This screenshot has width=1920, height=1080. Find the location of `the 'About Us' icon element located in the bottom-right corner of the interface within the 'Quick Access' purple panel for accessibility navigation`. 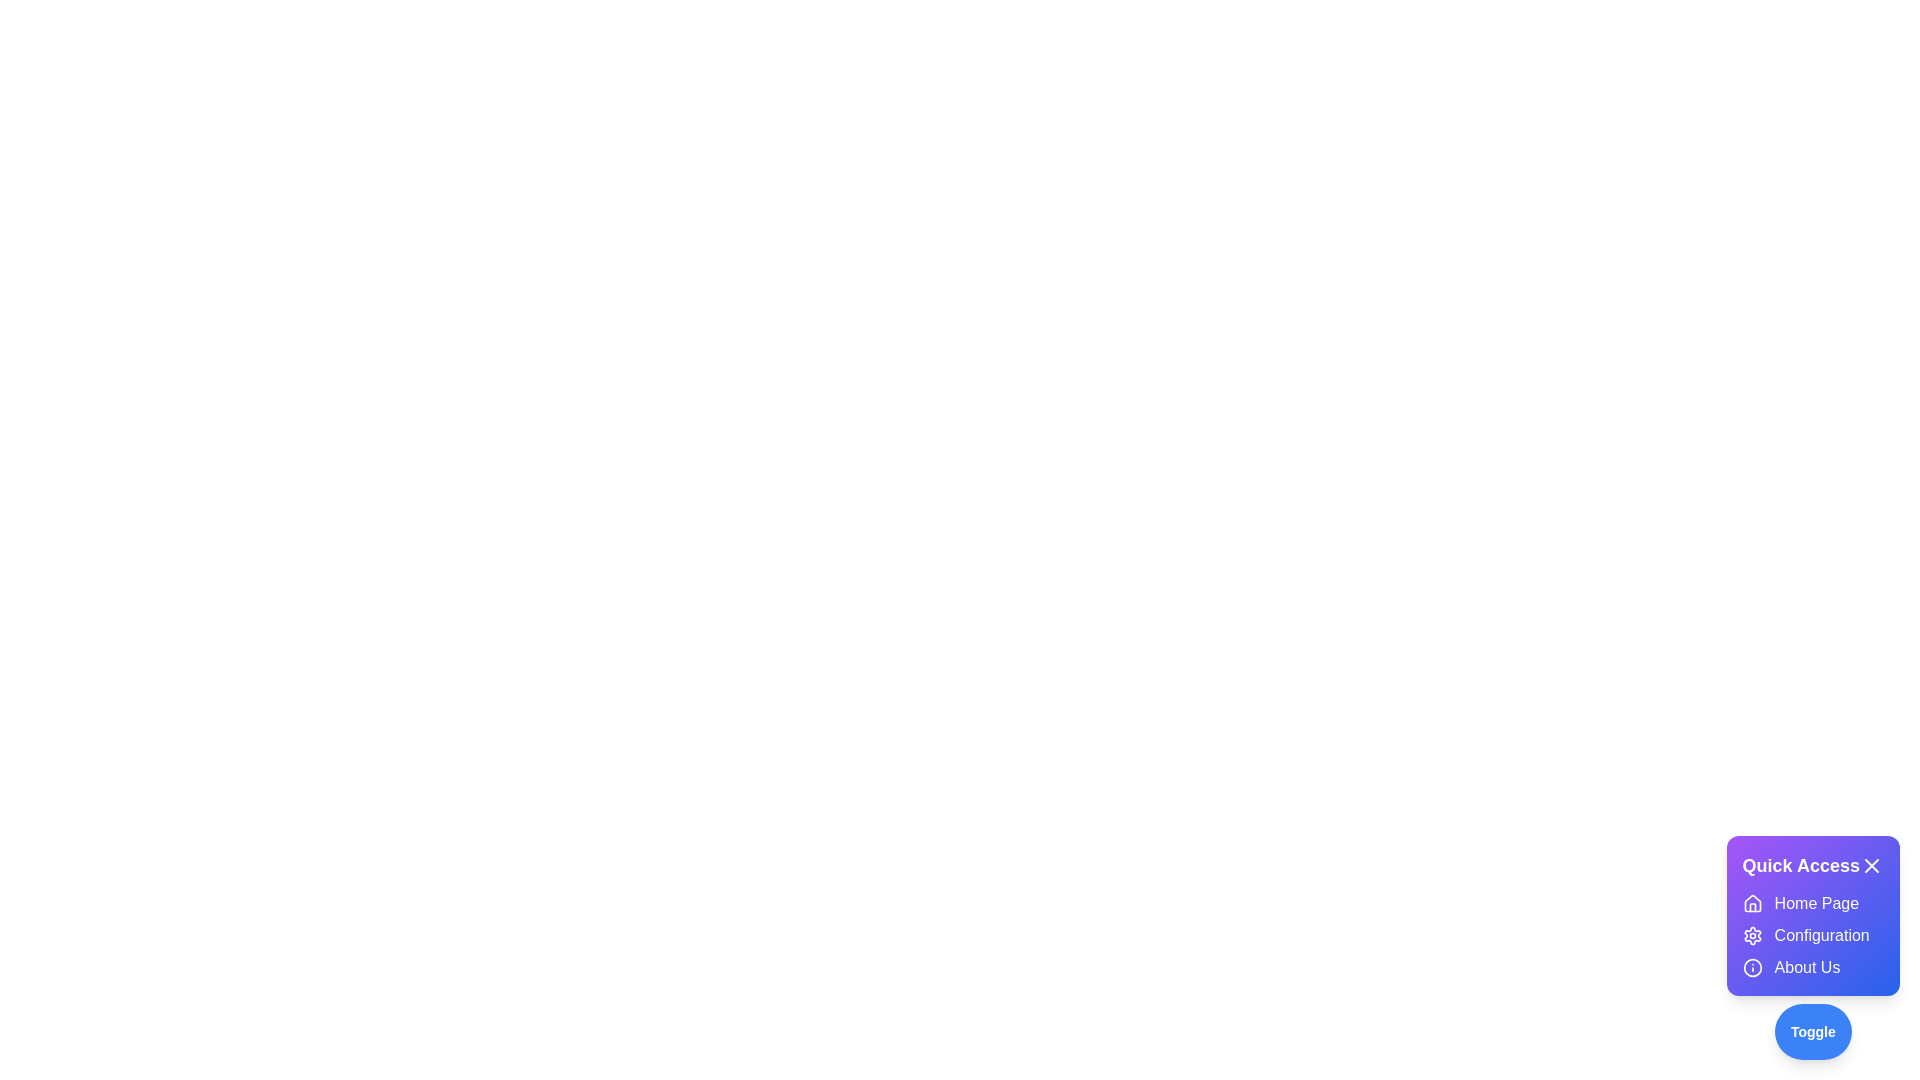

the 'About Us' icon element located in the bottom-right corner of the interface within the 'Quick Access' purple panel for accessibility navigation is located at coordinates (1751, 967).